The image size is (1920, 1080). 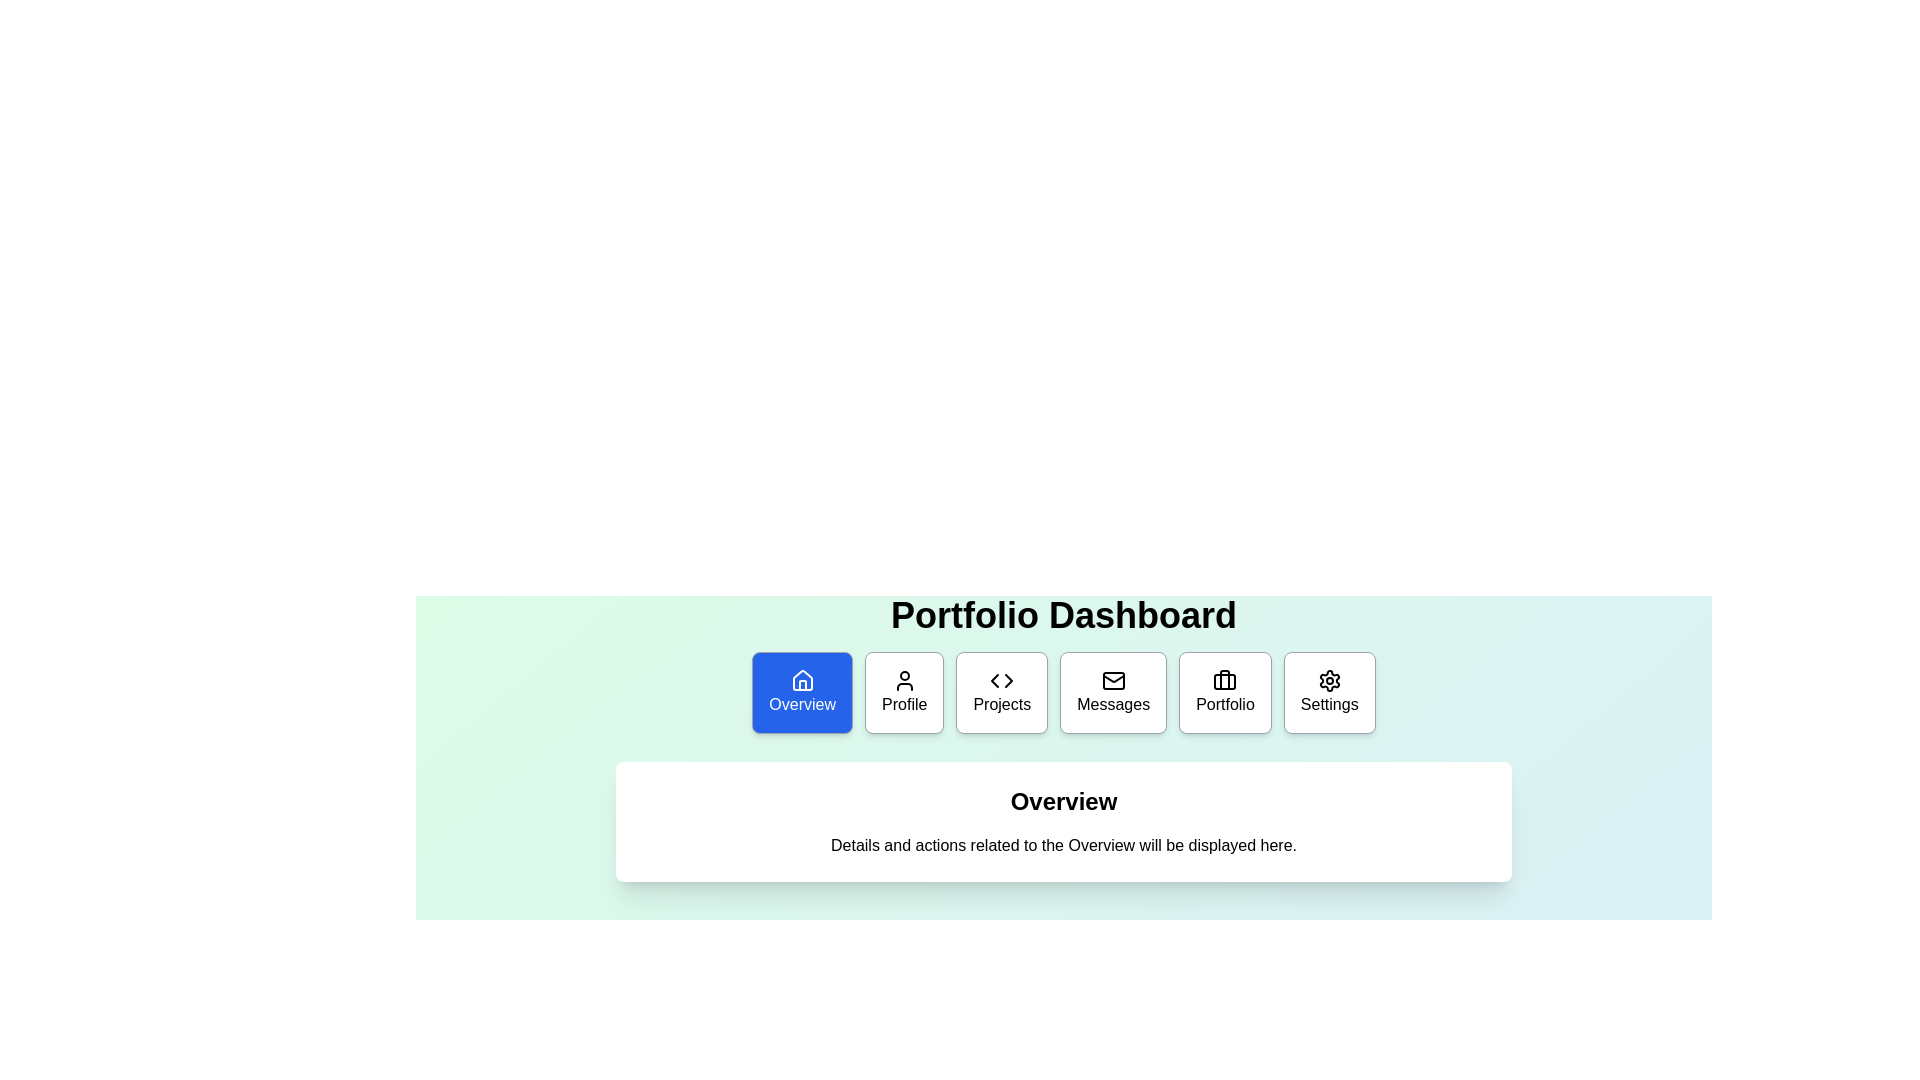 What do you see at coordinates (802, 679) in the screenshot?
I see `the 'Home' icon in the navigation bar at the bottom of the Portfolio Dashboard interface, which visually represents the Overview section` at bounding box center [802, 679].